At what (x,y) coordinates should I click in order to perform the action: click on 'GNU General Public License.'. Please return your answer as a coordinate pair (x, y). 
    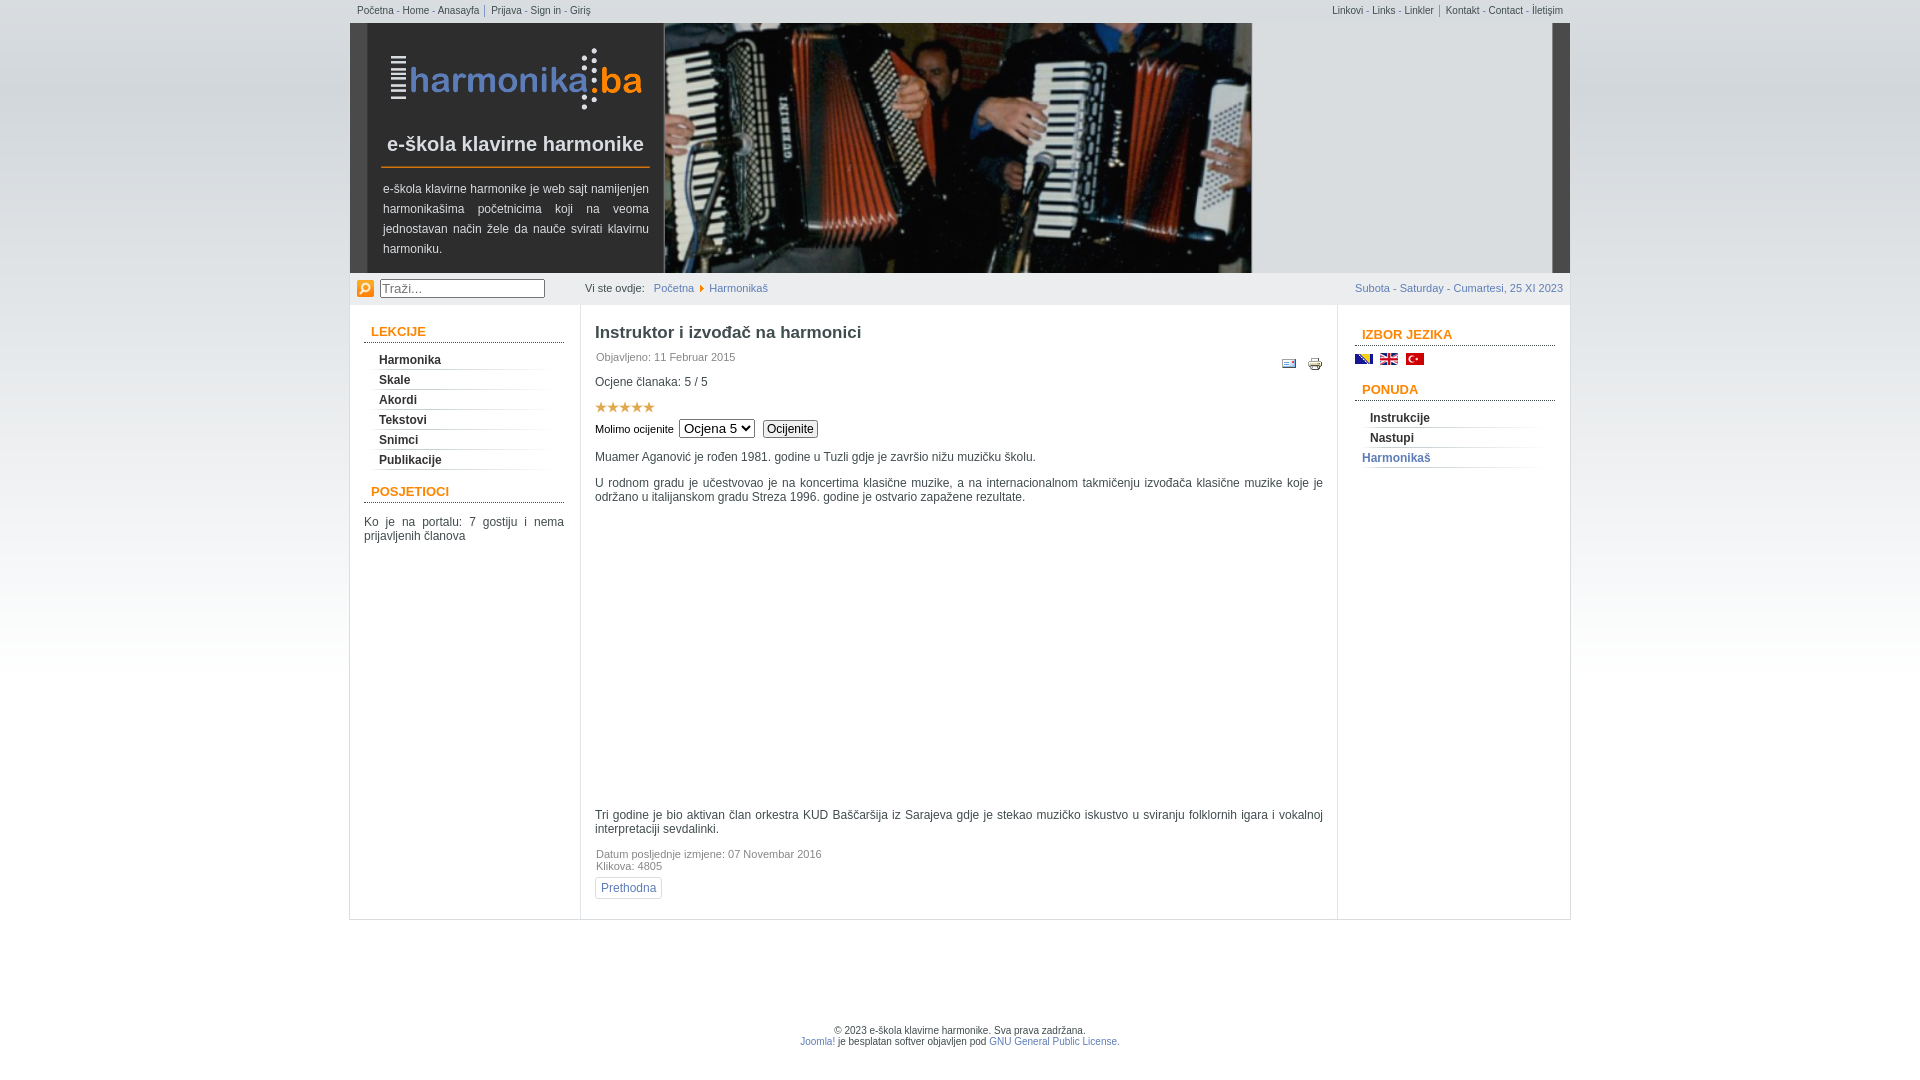
    Looking at the image, I should click on (1053, 1040).